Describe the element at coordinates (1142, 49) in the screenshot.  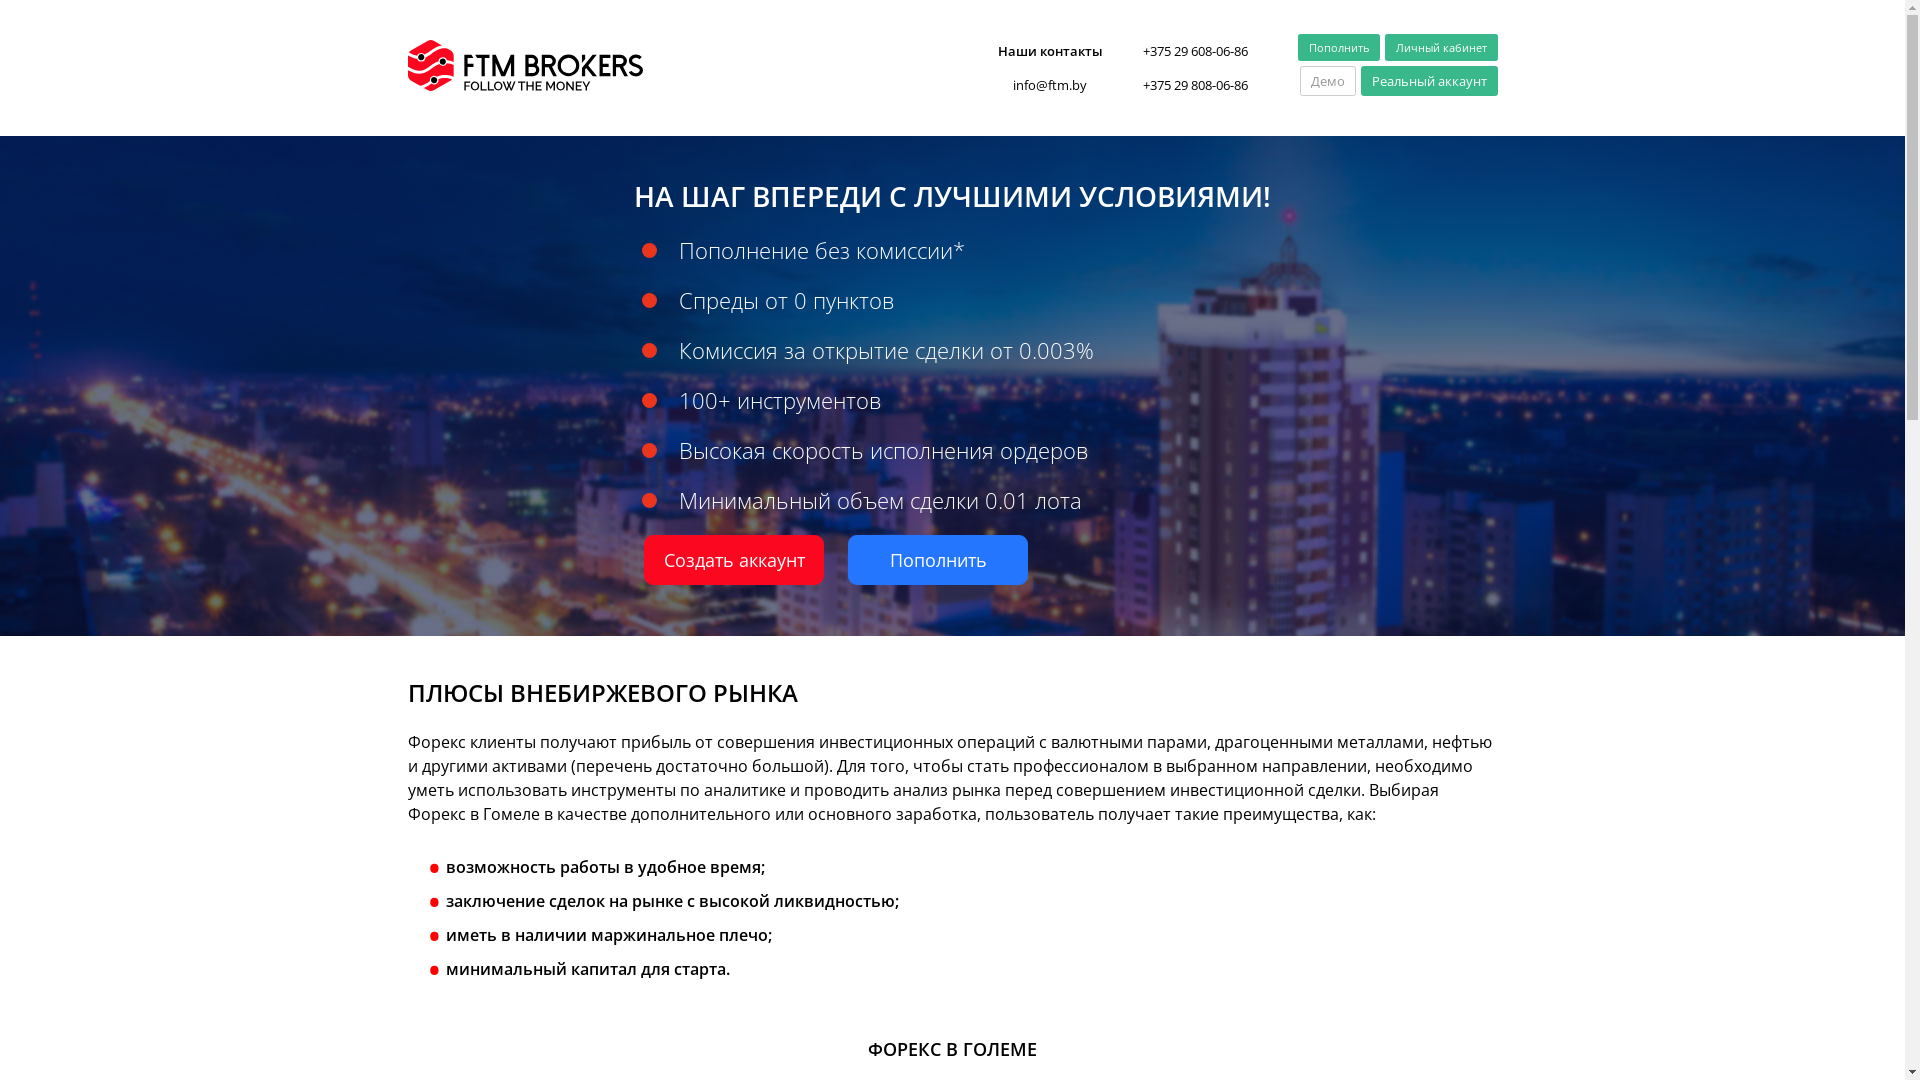
I see `'+375 29 608-06-86'` at that location.